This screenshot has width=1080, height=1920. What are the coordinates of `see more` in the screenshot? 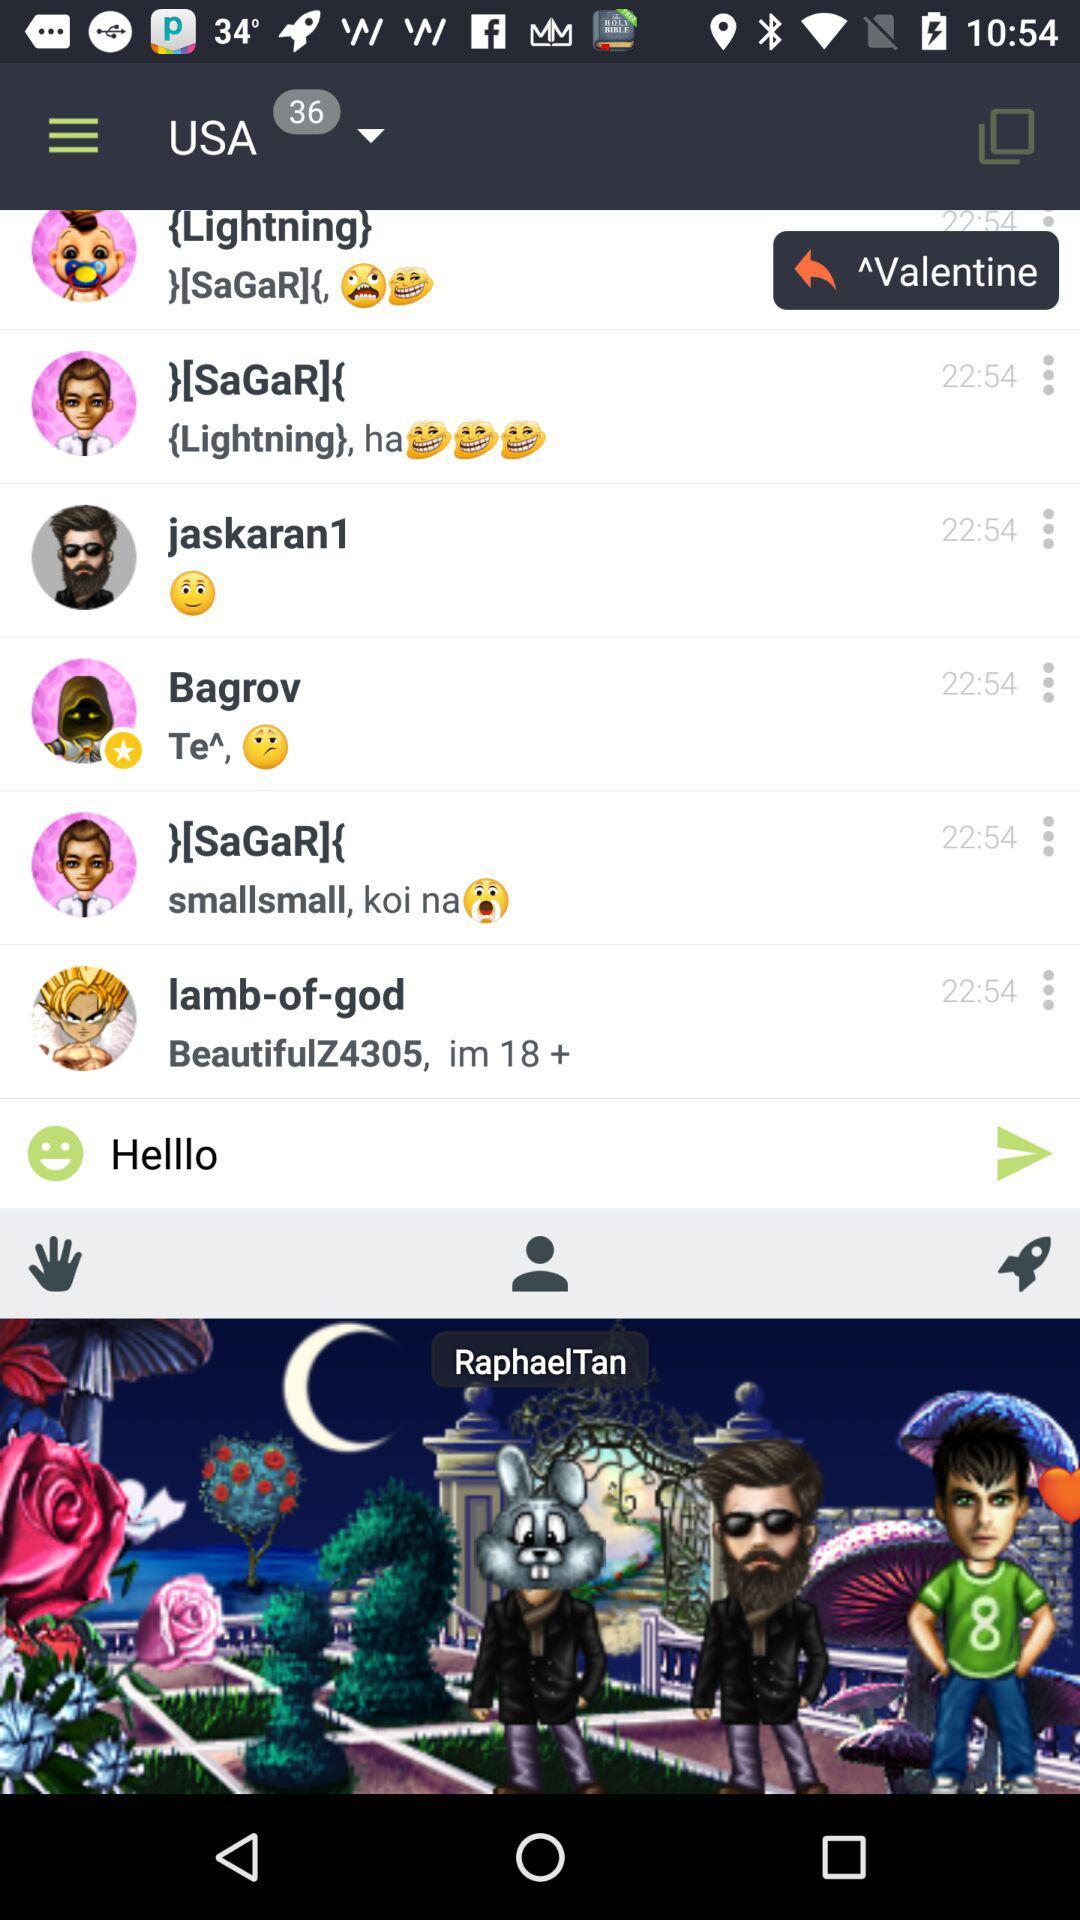 It's located at (1047, 836).